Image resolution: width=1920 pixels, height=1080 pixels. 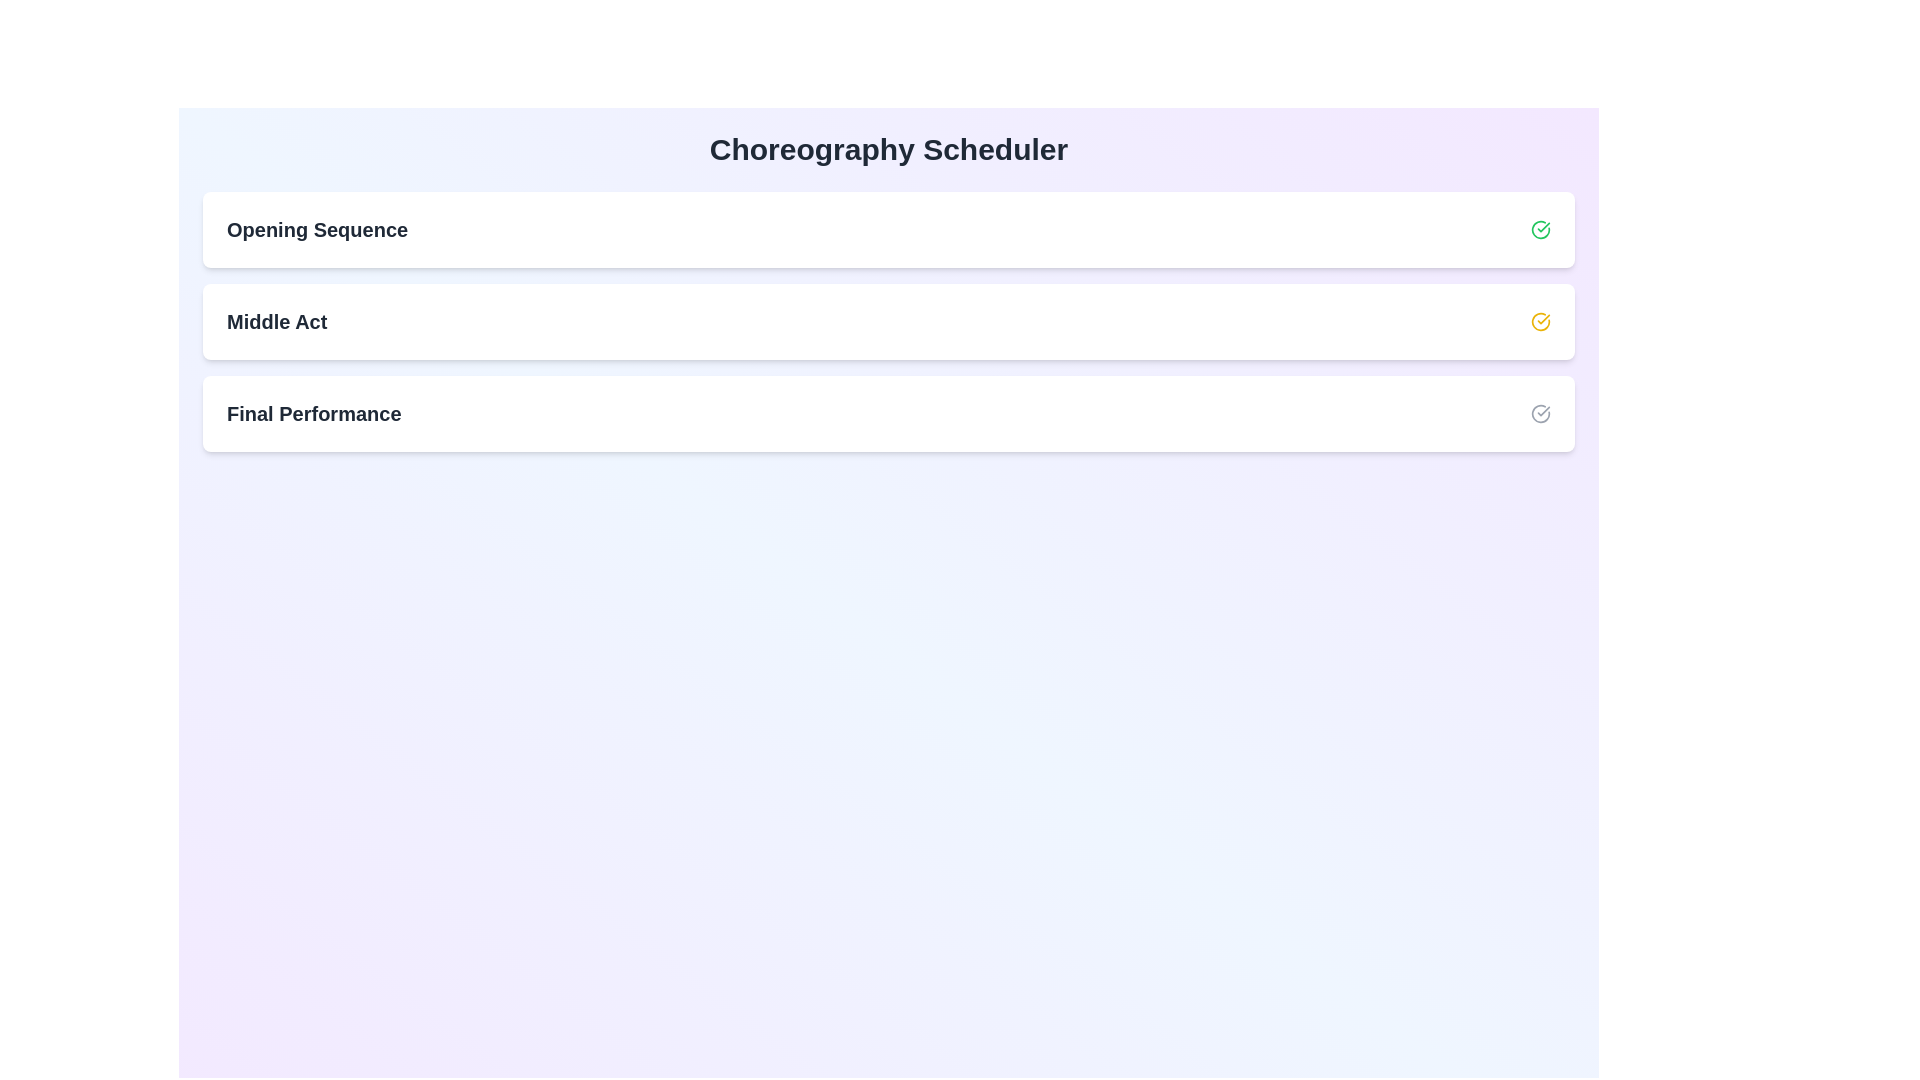 What do you see at coordinates (1539, 320) in the screenshot?
I see `status icon of the routine Middle Act` at bounding box center [1539, 320].